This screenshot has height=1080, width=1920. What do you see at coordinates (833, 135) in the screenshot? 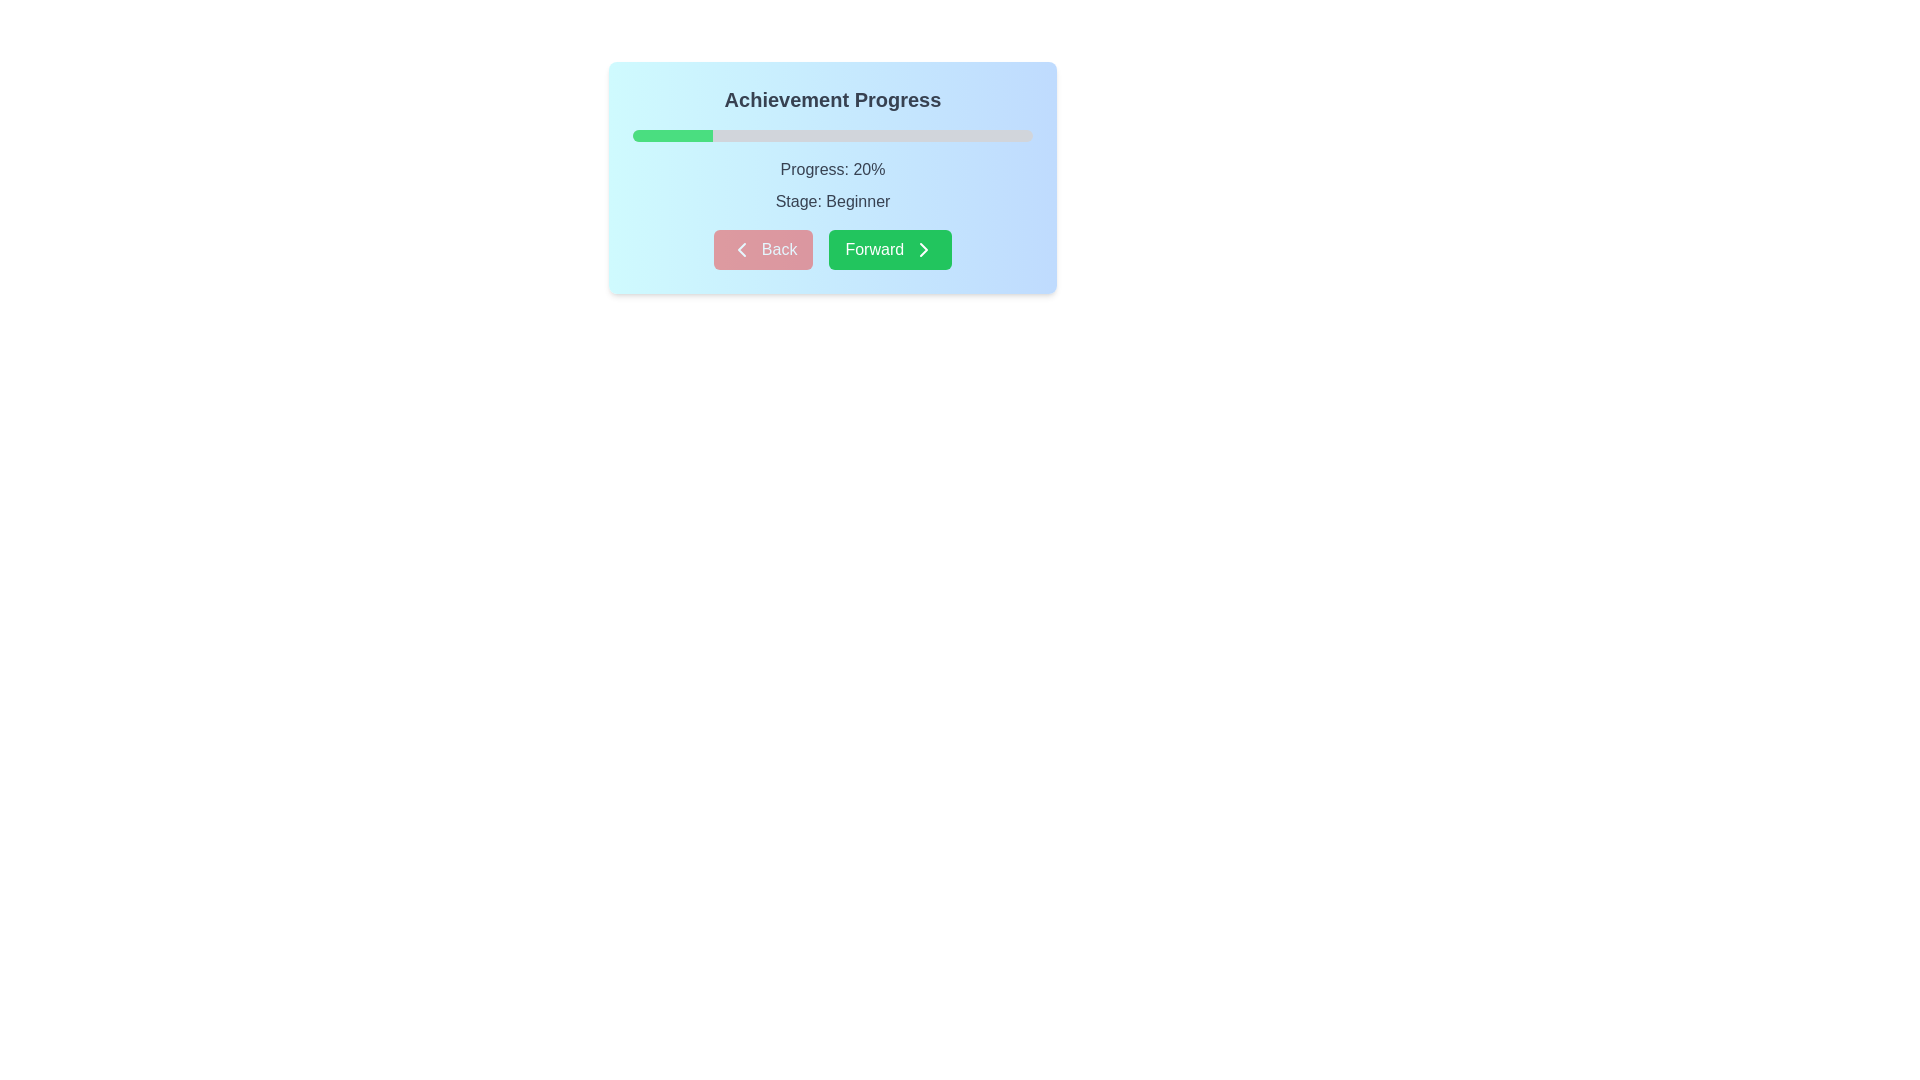
I see `the Progress bar indicating 20% completion, located below 'Achievement Progress' and above 'Progress: 20%'` at bounding box center [833, 135].